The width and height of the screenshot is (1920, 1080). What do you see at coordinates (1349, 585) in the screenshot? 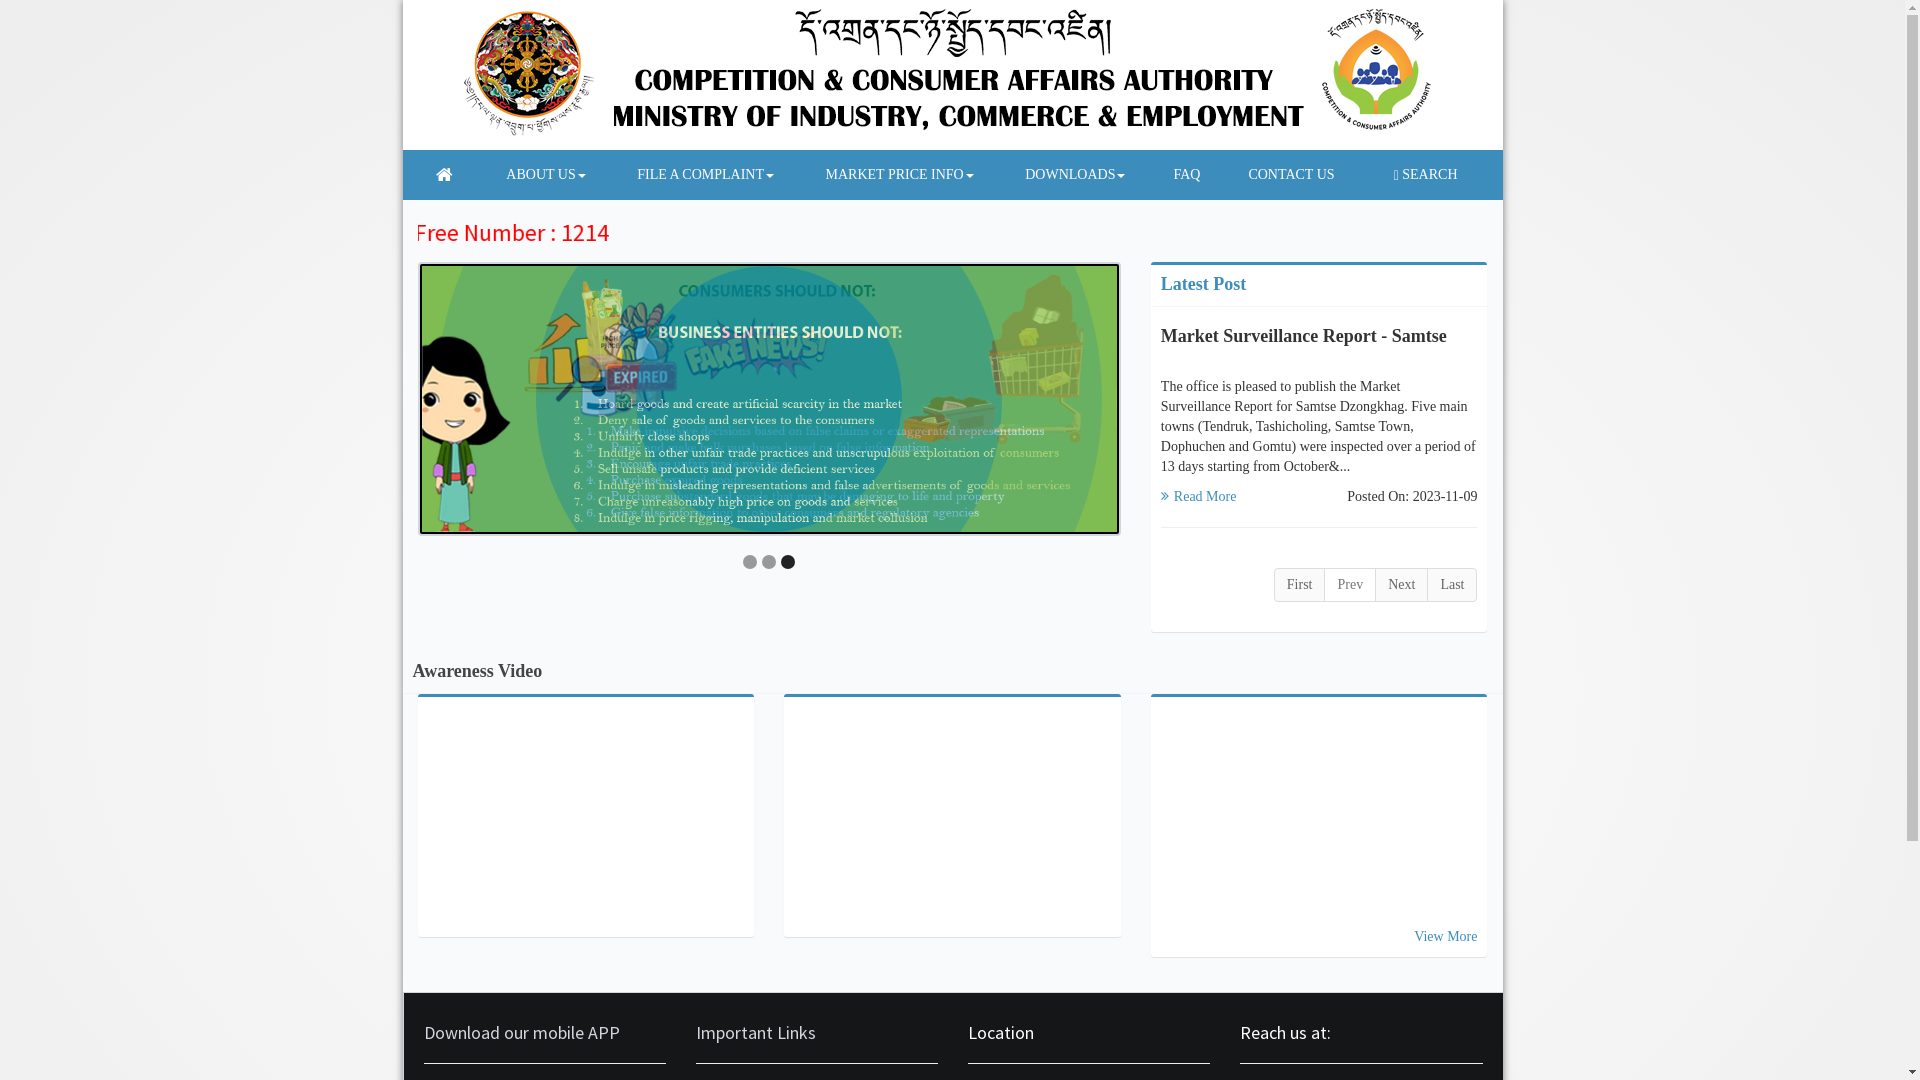
I see `'Prev'` at bounding box center [1349, 585].